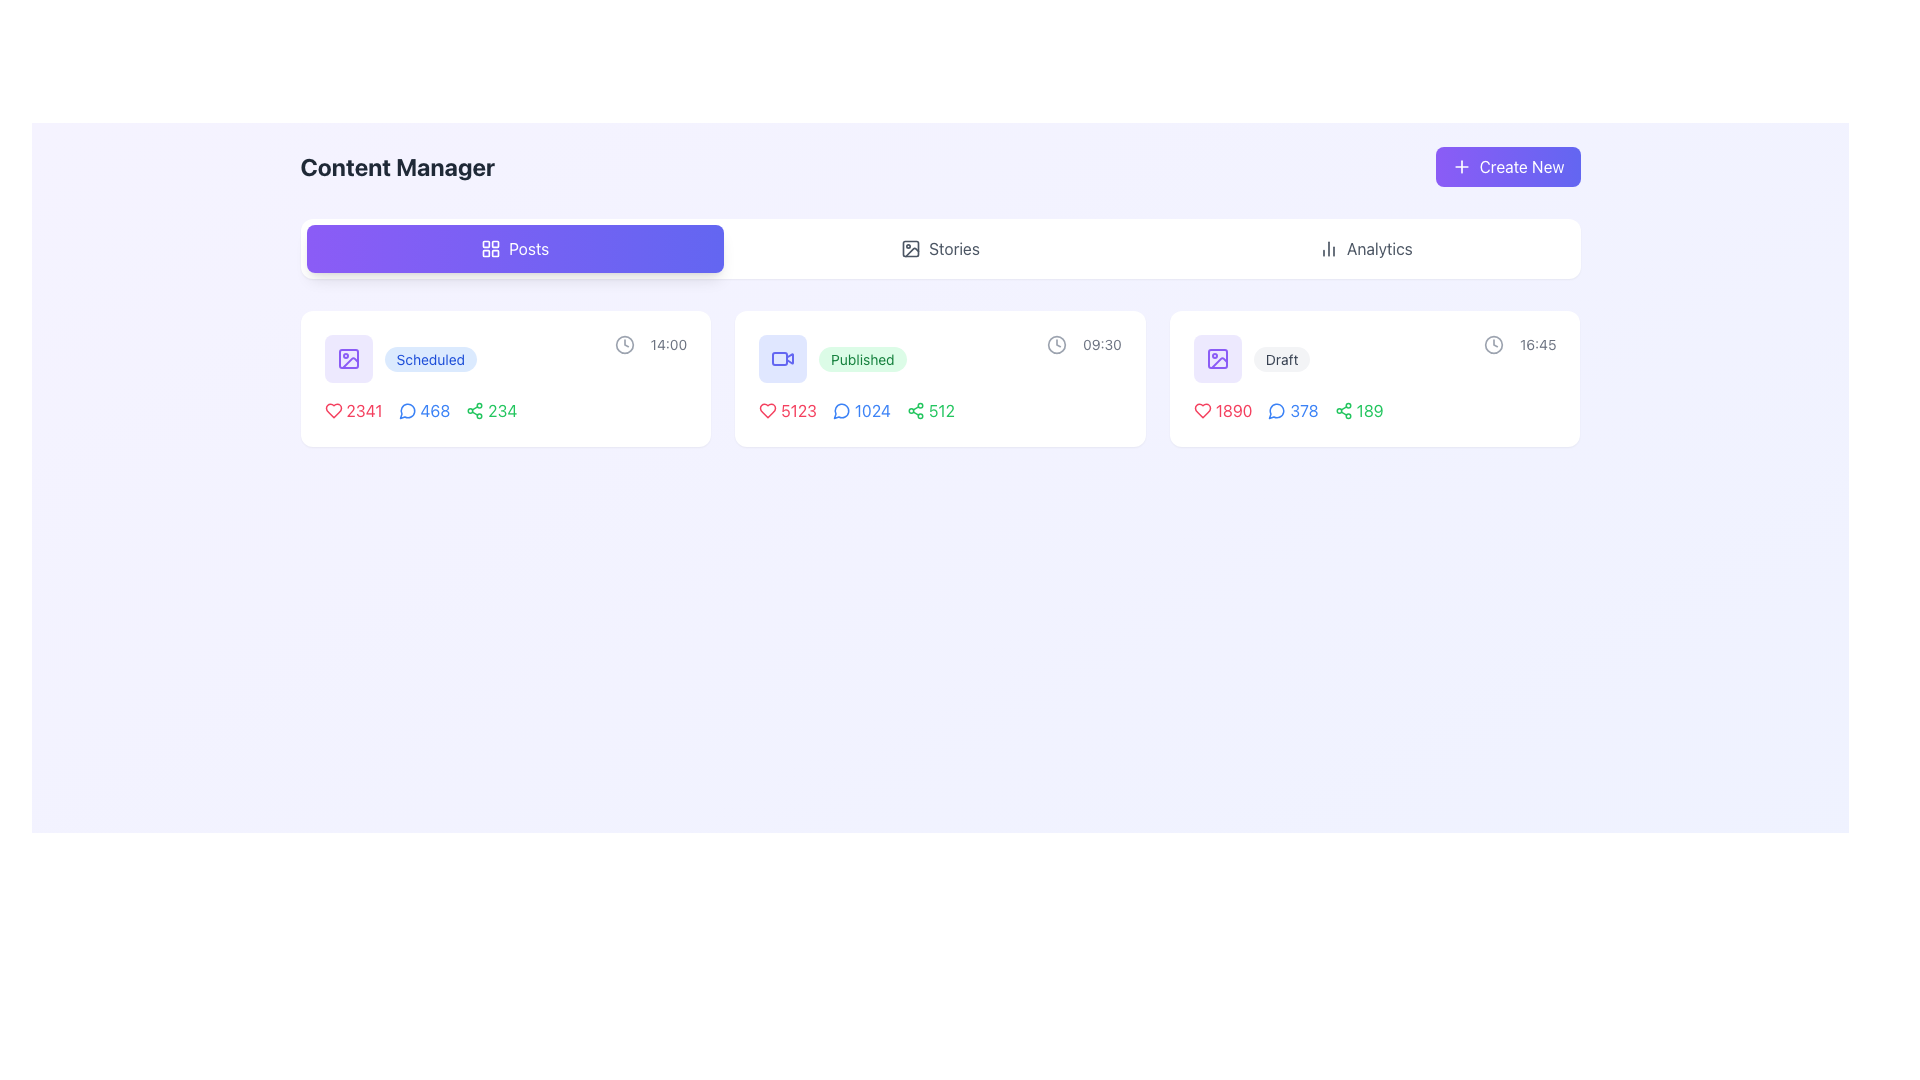  Describe the element at coordinates (419, 410) in the screenshot. I see `the blue message bubble icon with the numerical label '468'` at that location.